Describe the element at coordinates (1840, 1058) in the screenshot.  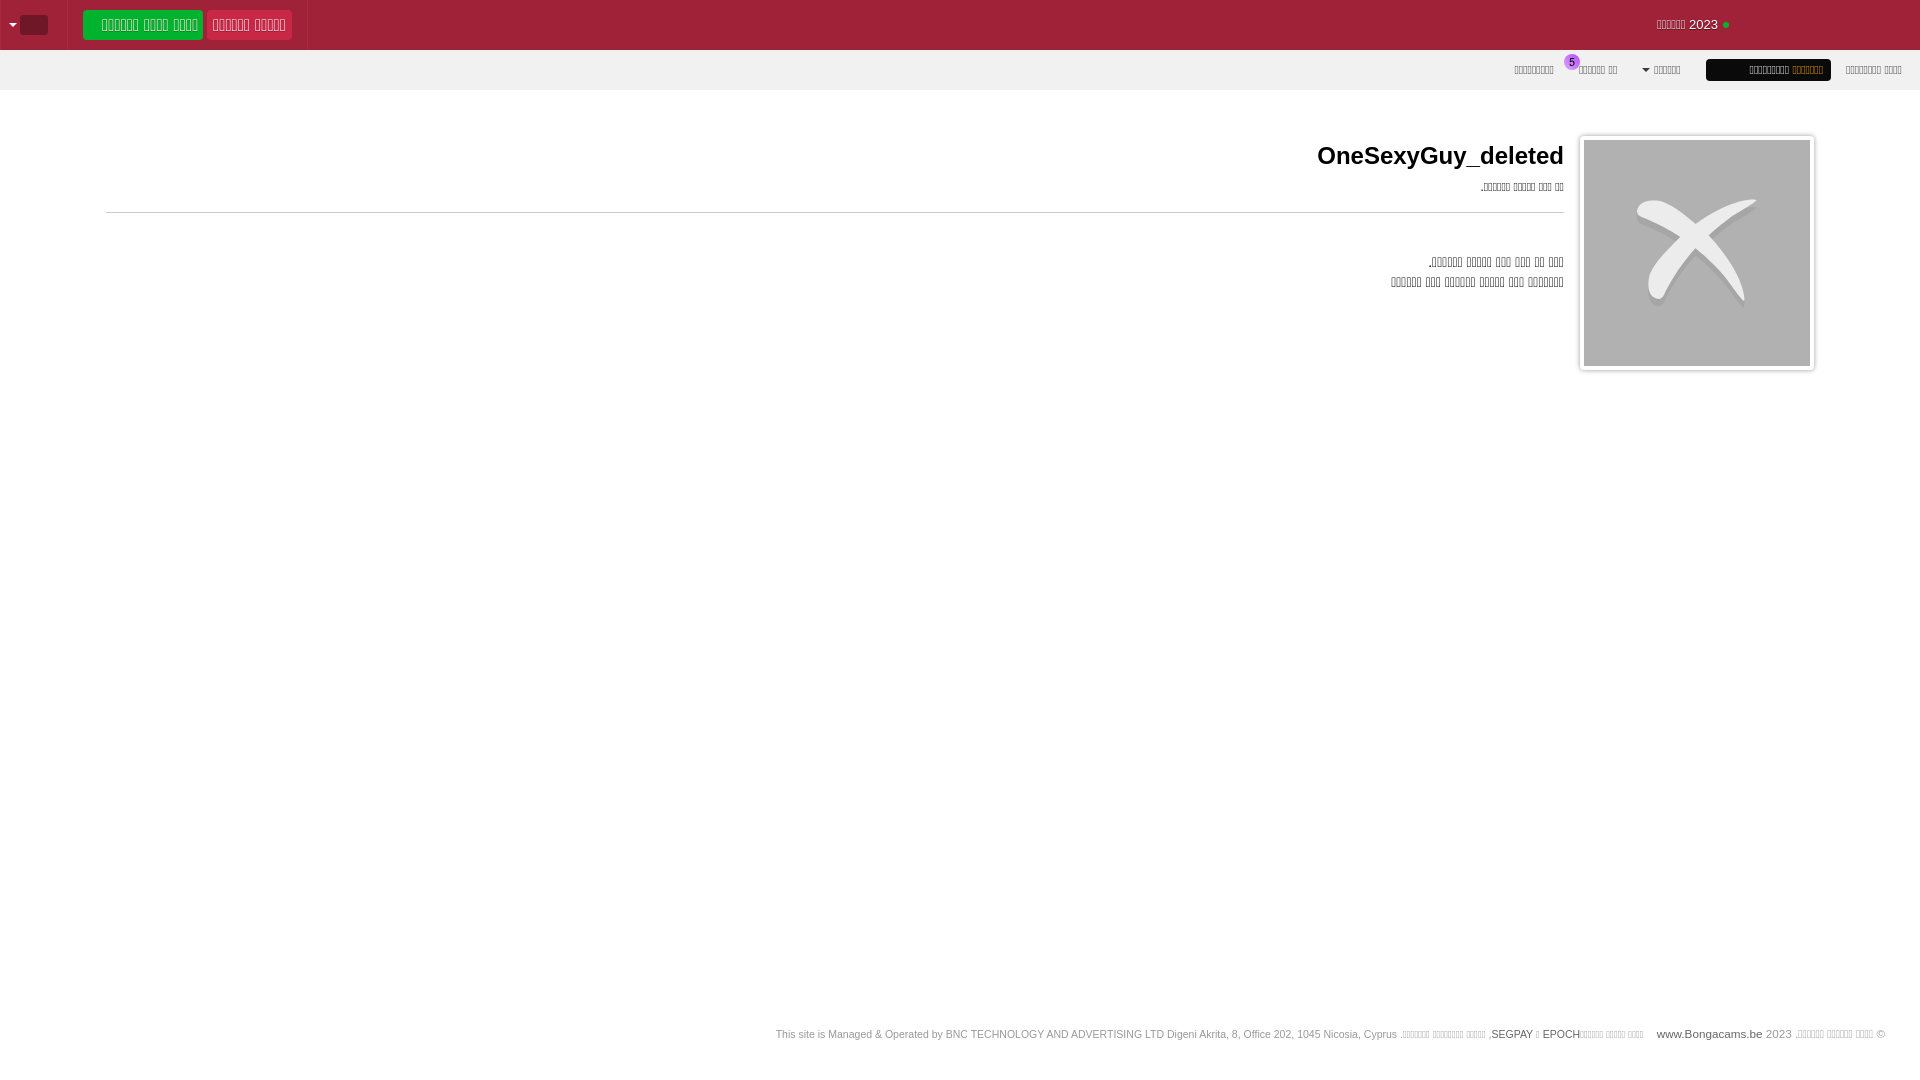
I see `'RTA'` at that location.